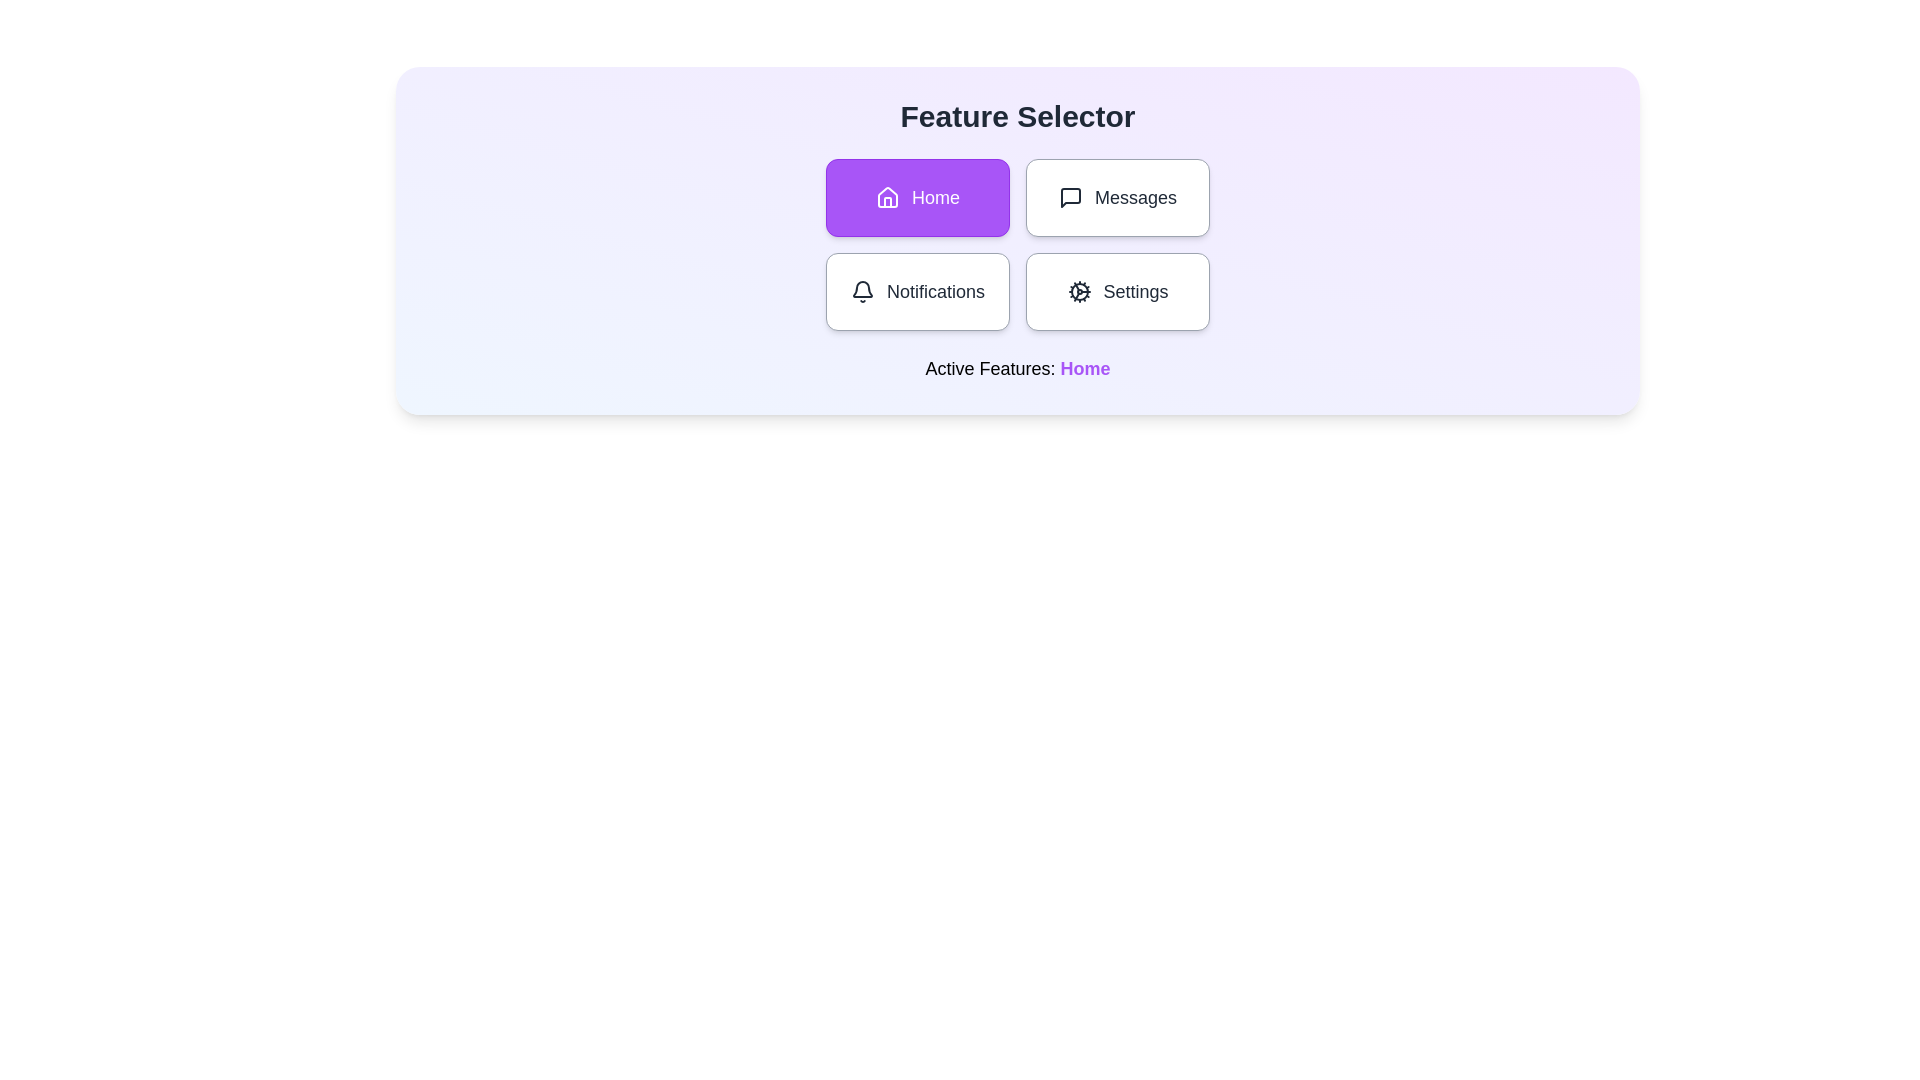 This screenshot has width=1920, height=1080. I want to click on the 'Home' button, which includes the SVG icon representing the home feature, located in the top row of the buttons grid in the 'Feature Selector' interface, so click(887, 197).